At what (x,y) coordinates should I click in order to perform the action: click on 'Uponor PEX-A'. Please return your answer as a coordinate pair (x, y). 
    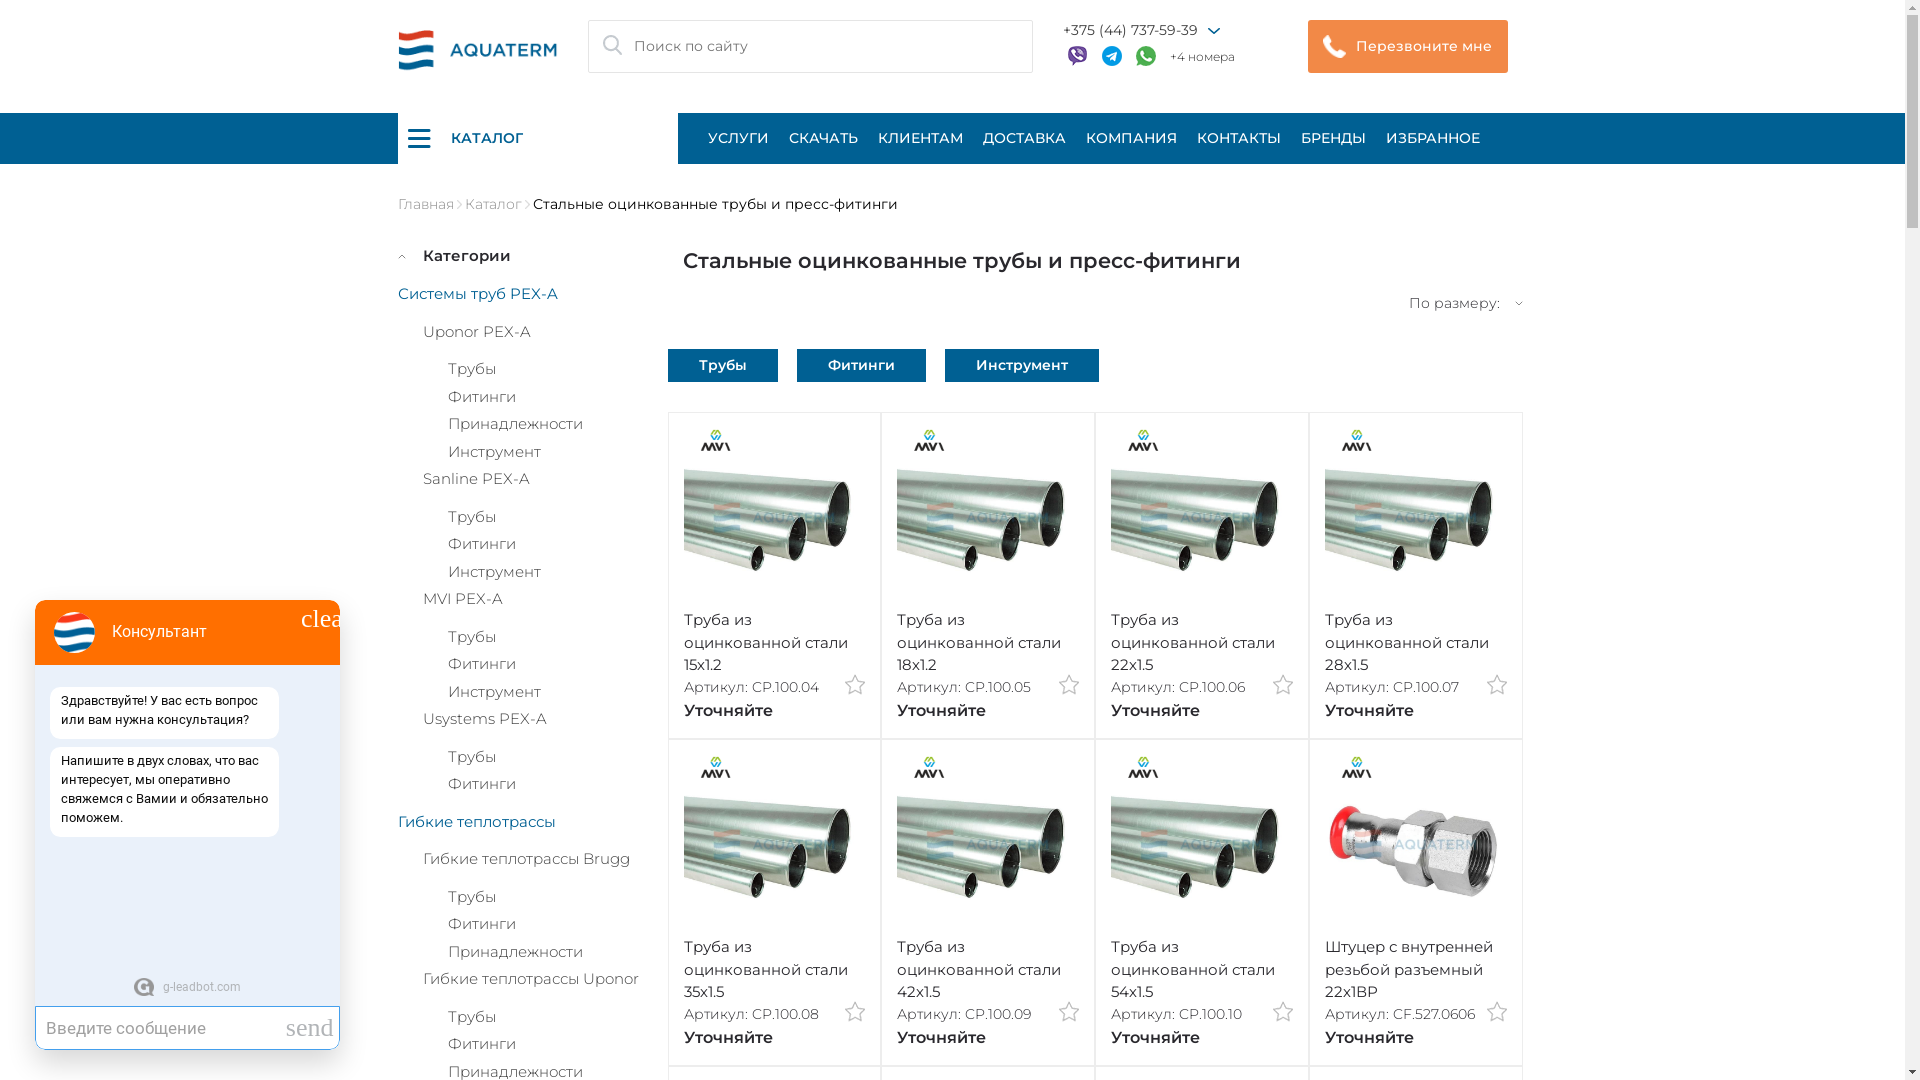
    Looking at the image, I should click on (421, 330).